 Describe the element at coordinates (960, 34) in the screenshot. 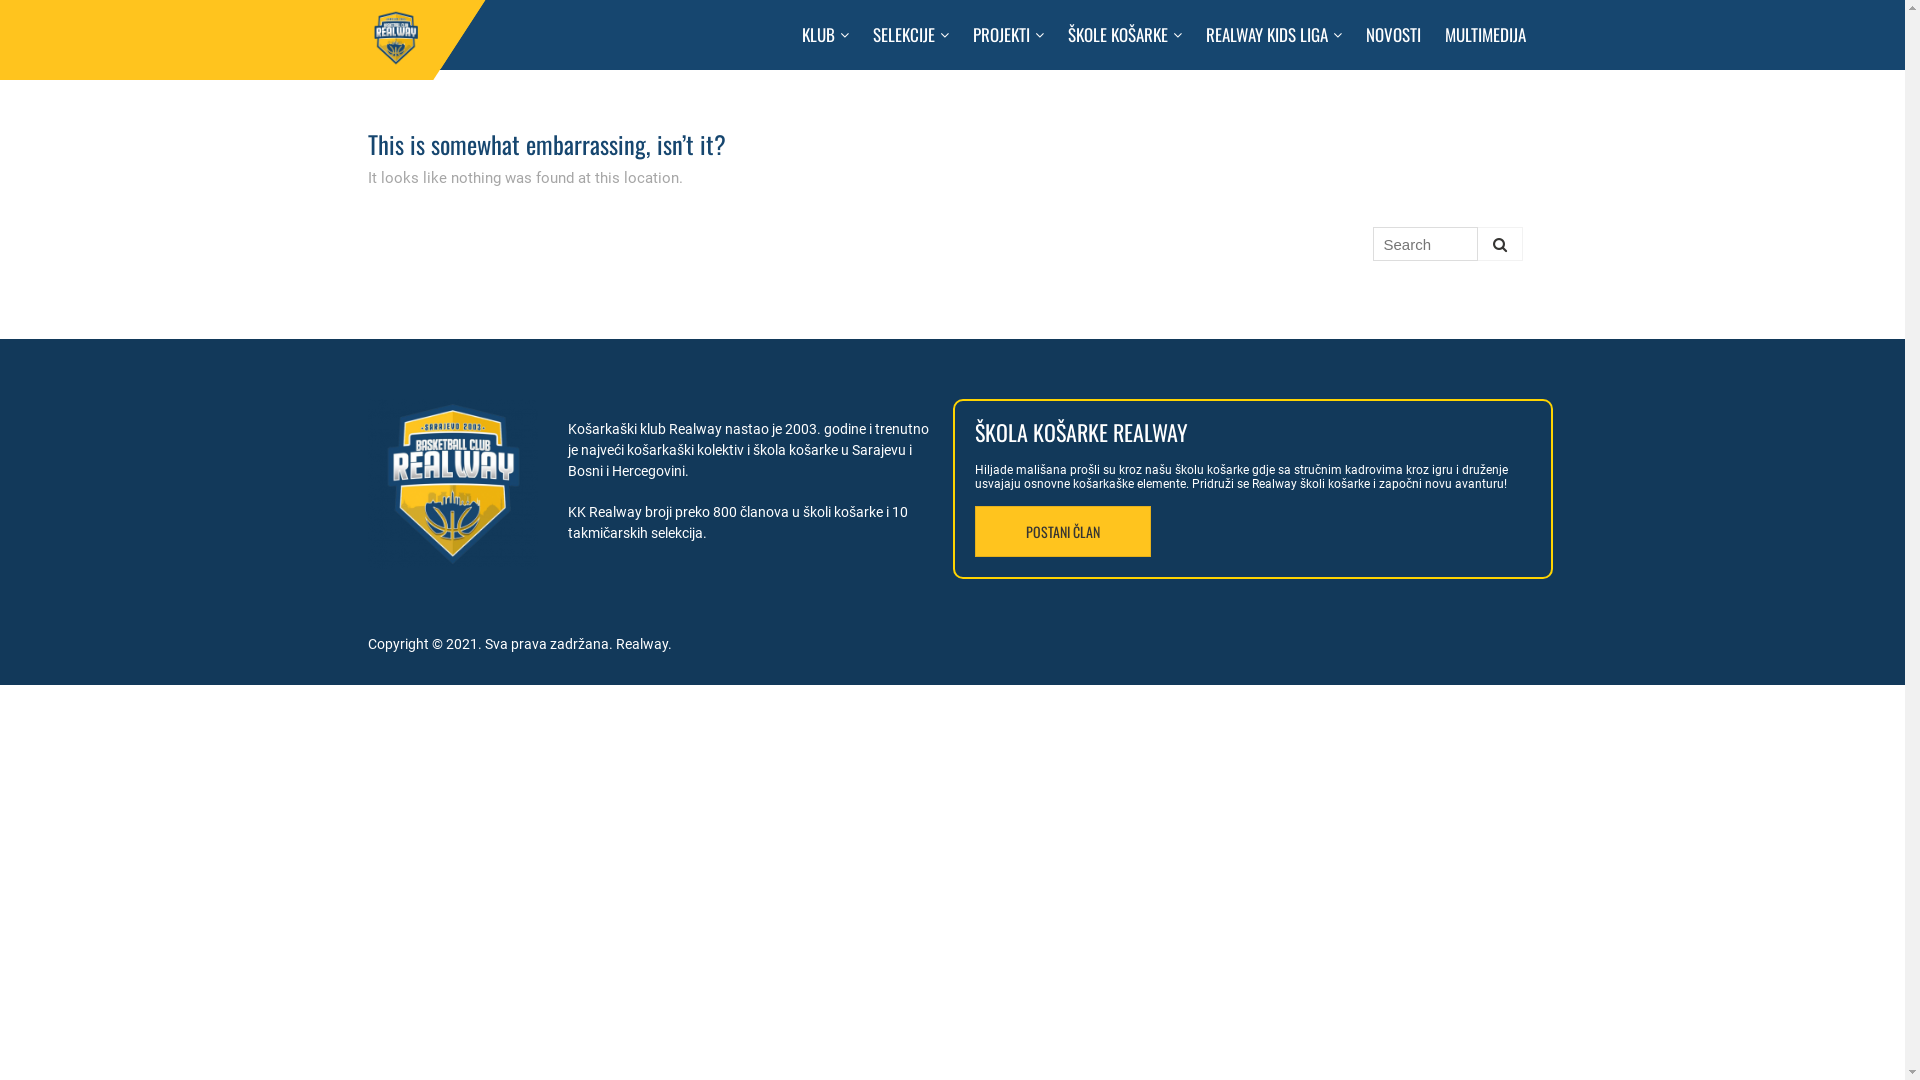

I see `'PROJEKTI'` at that location.